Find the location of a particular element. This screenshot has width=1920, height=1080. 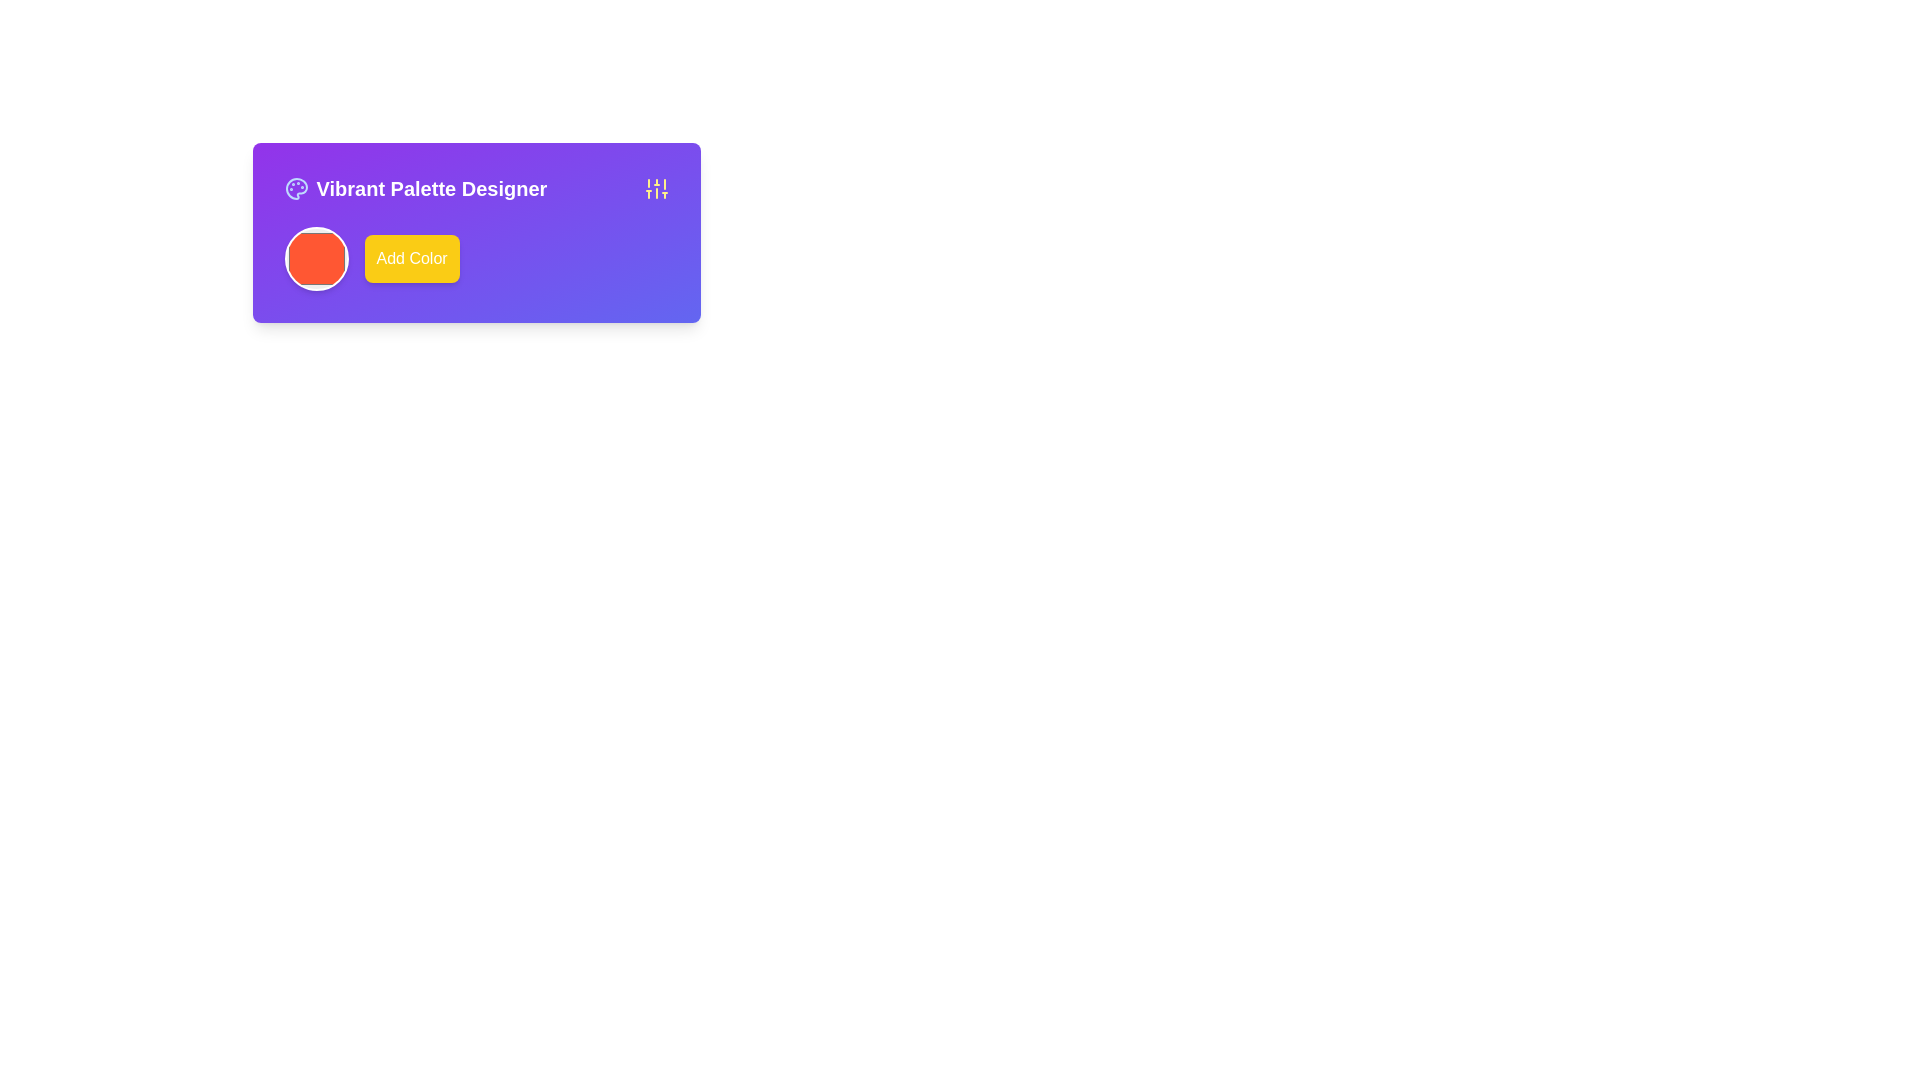

the Header element that serves as the title or header of the section, indicating the purpose or context of the content within this interface is located at coordinates (475, 189).